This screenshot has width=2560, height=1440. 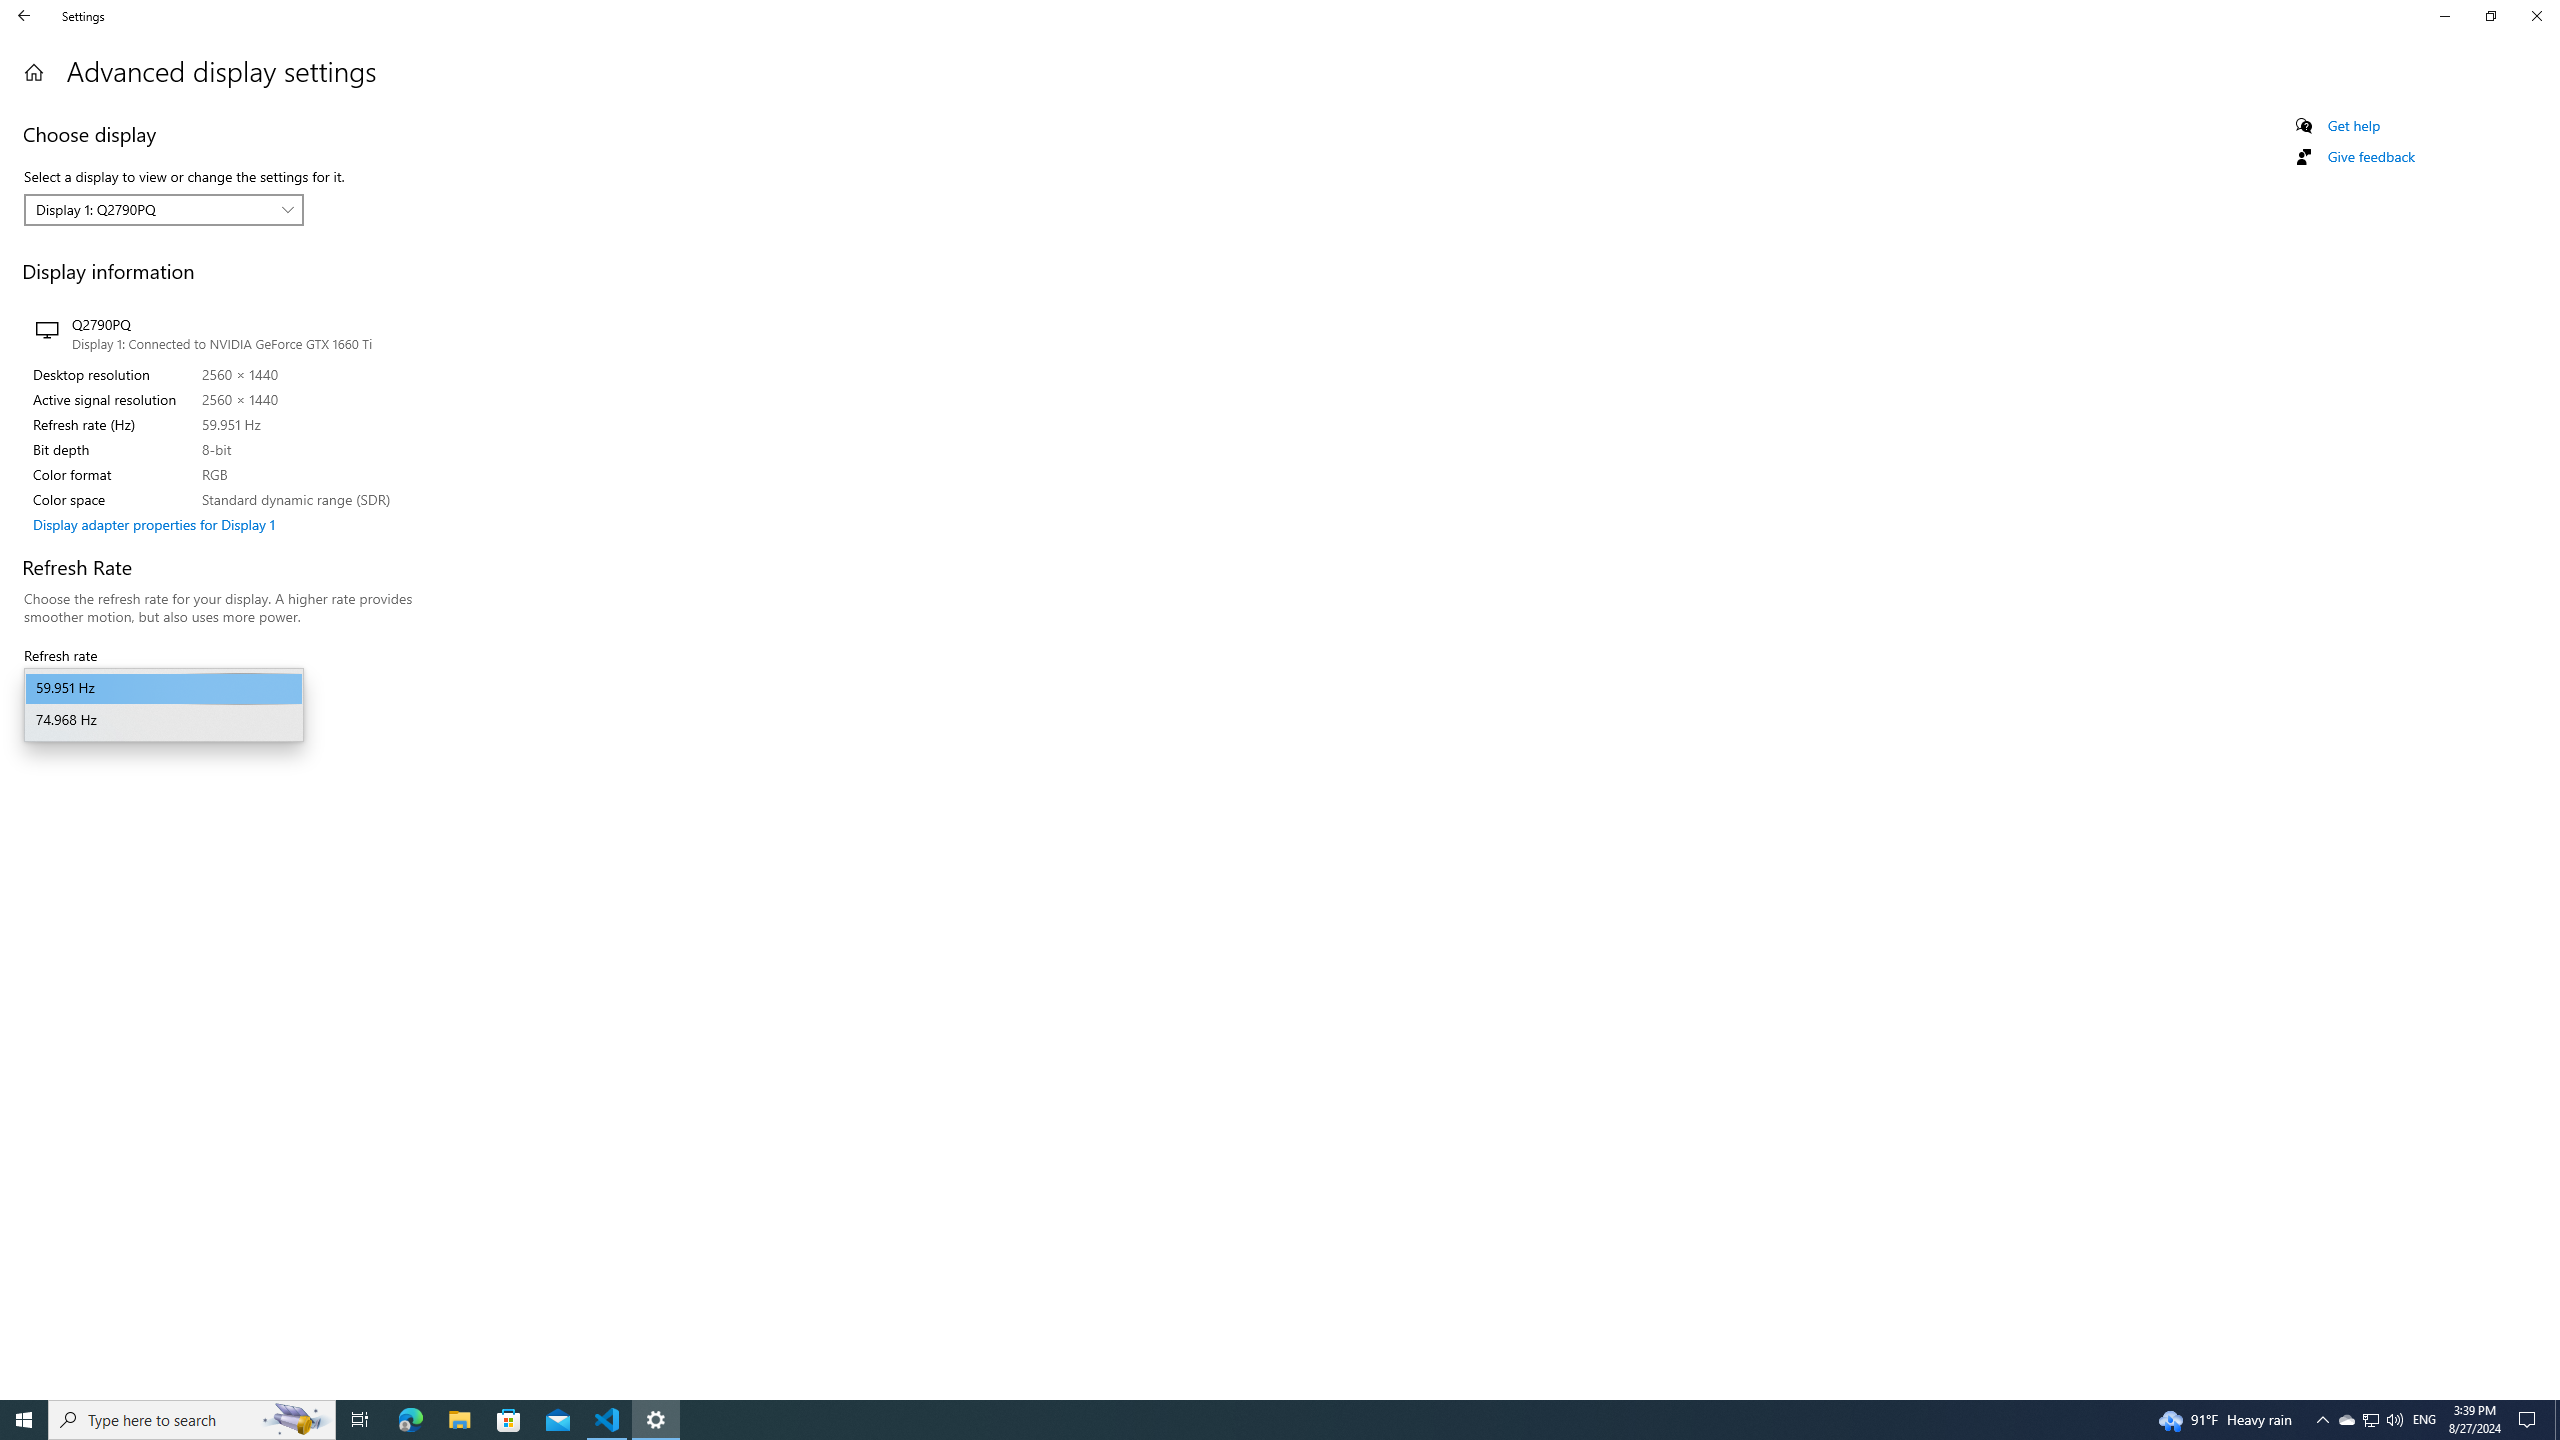 What do you see at coordinates (163, 720) in the screenshot?
I see `'74.968 Hz'` at bounding box center [163, 720].